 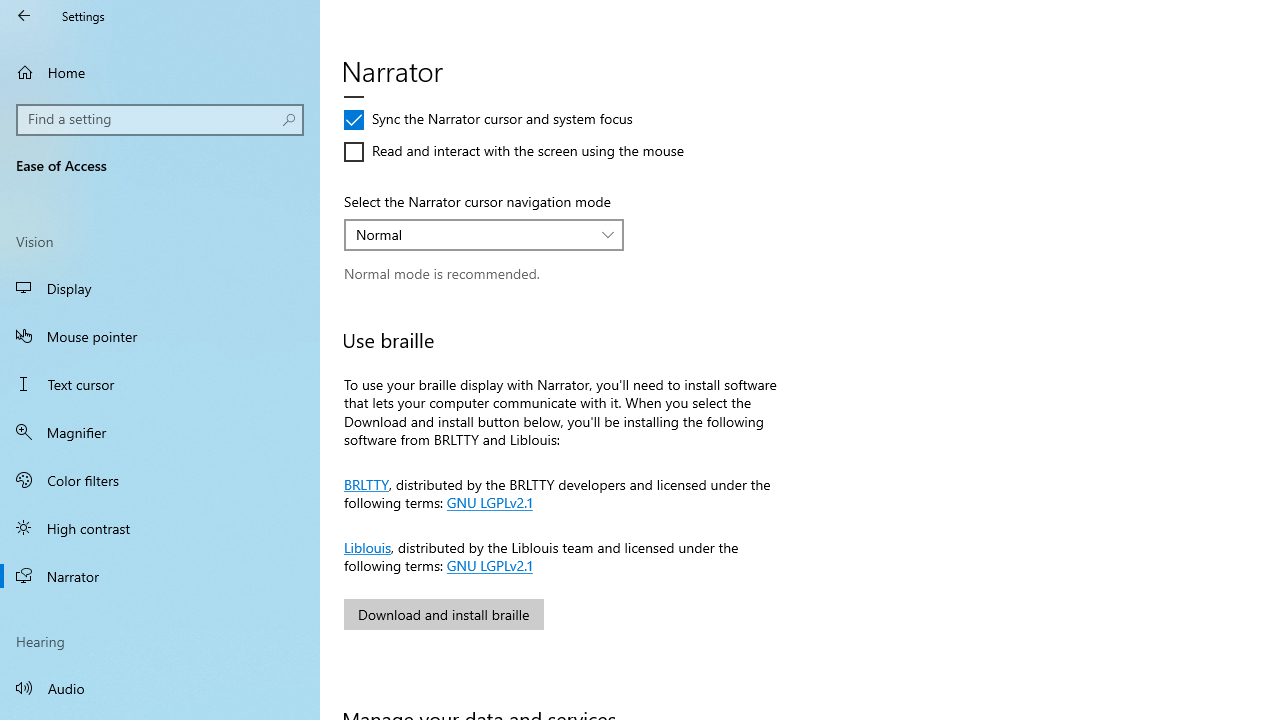 I want to click on 'High contrast', so click(x=160, y=527).